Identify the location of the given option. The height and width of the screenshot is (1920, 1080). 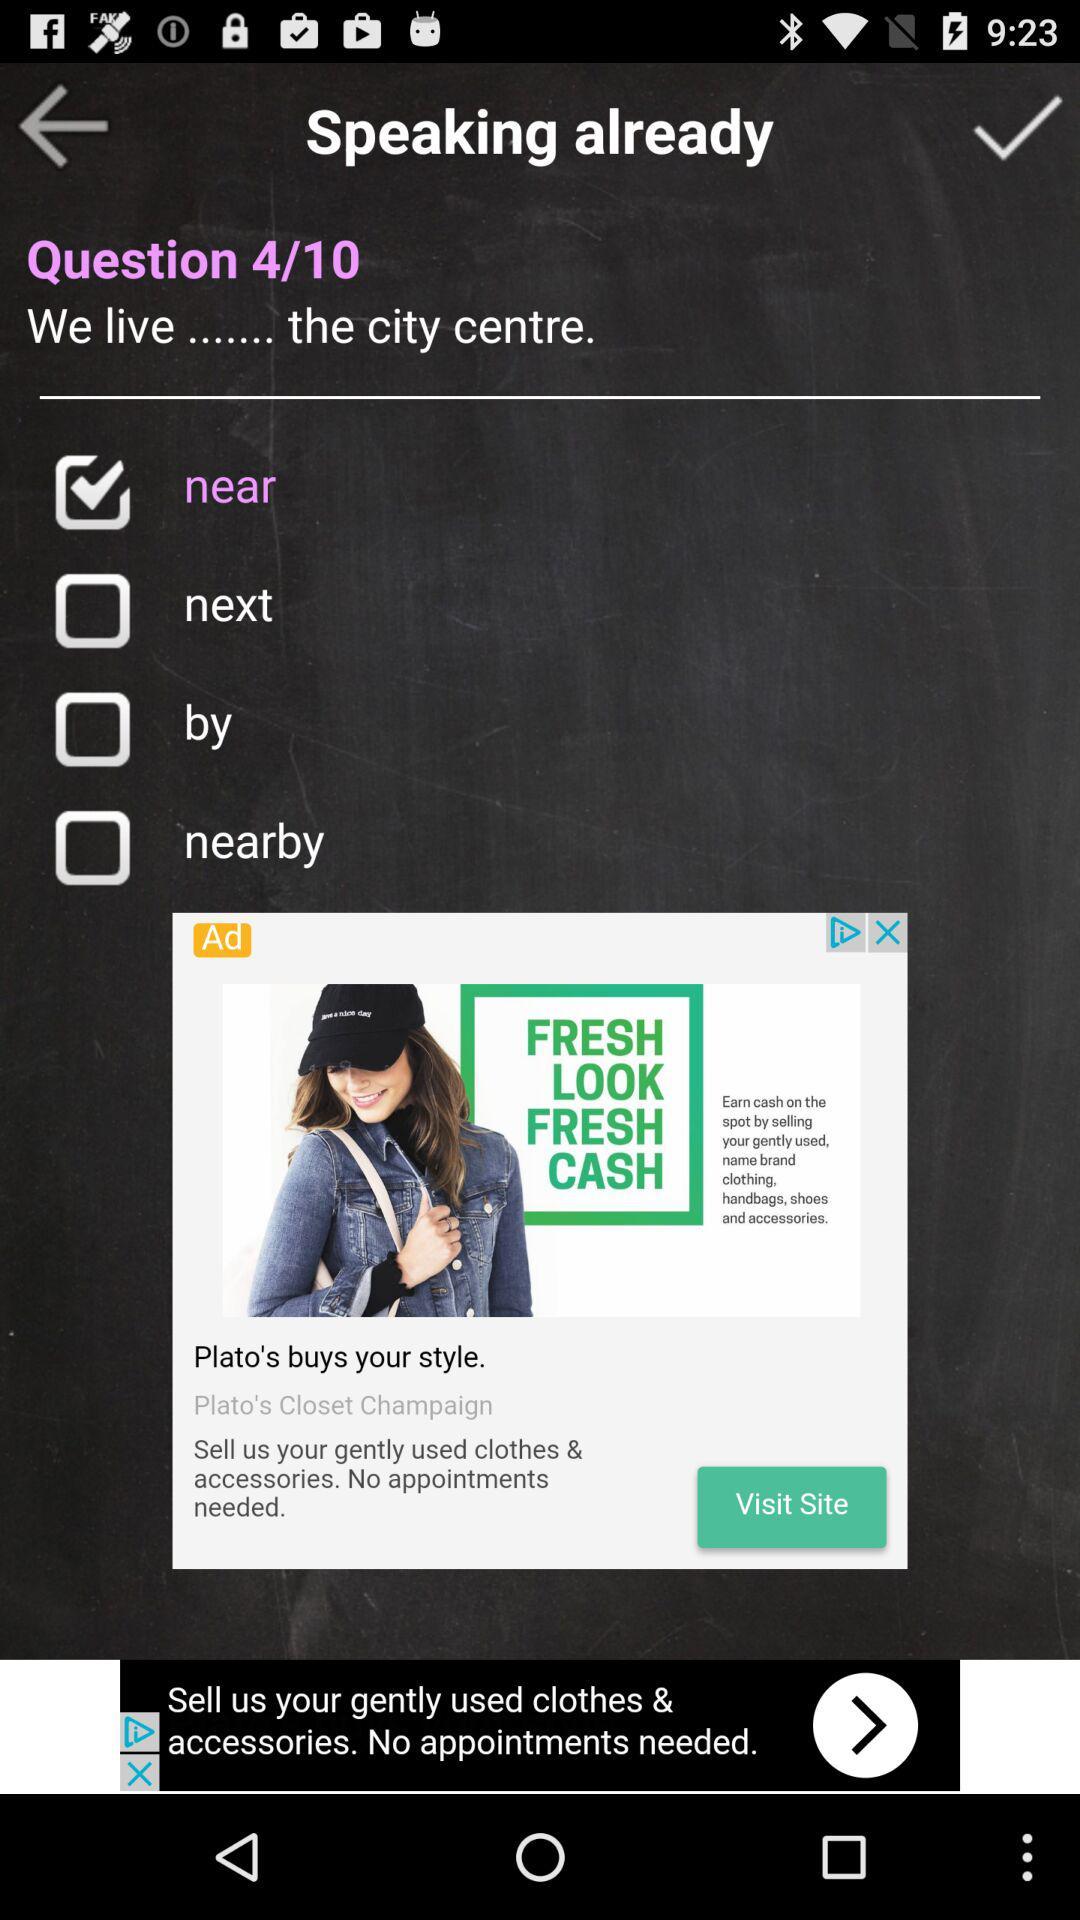
(91, 727).